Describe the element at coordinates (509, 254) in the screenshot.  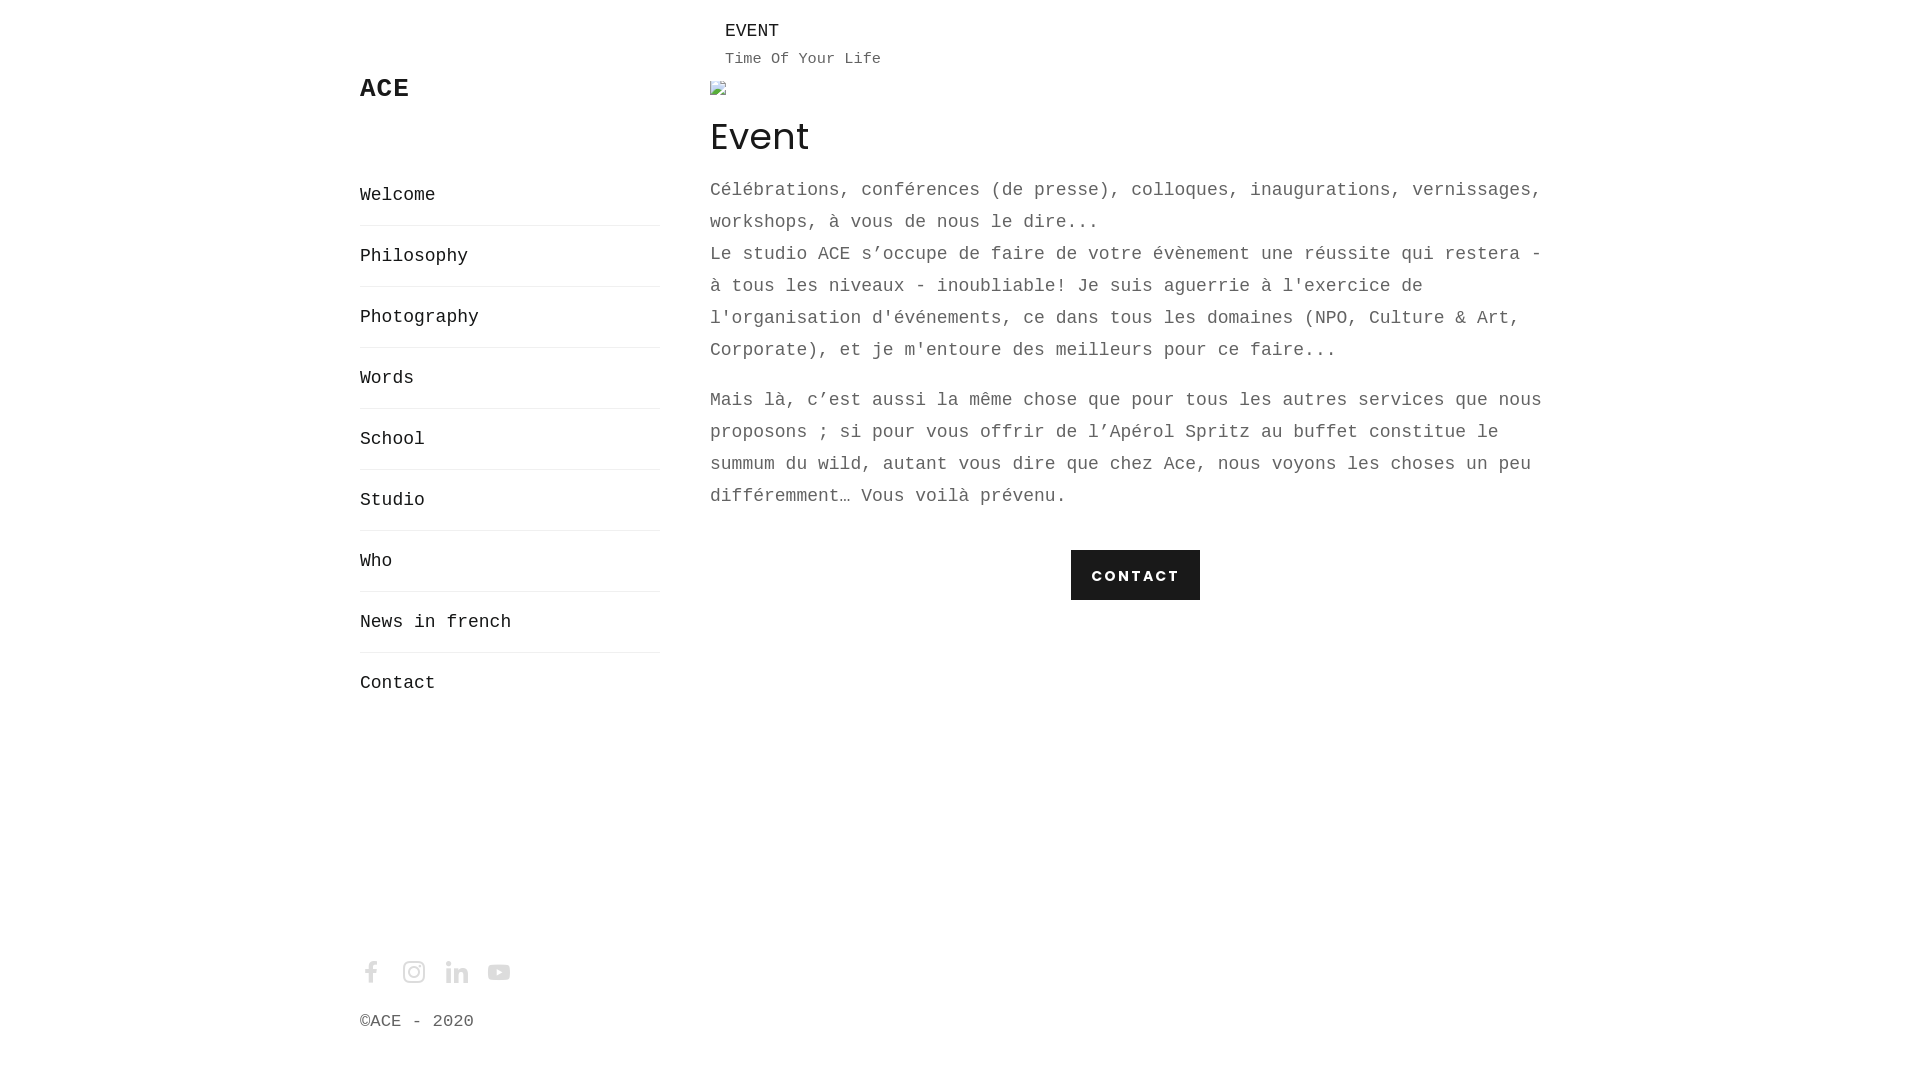
I see `'Philosophy'` at that location.